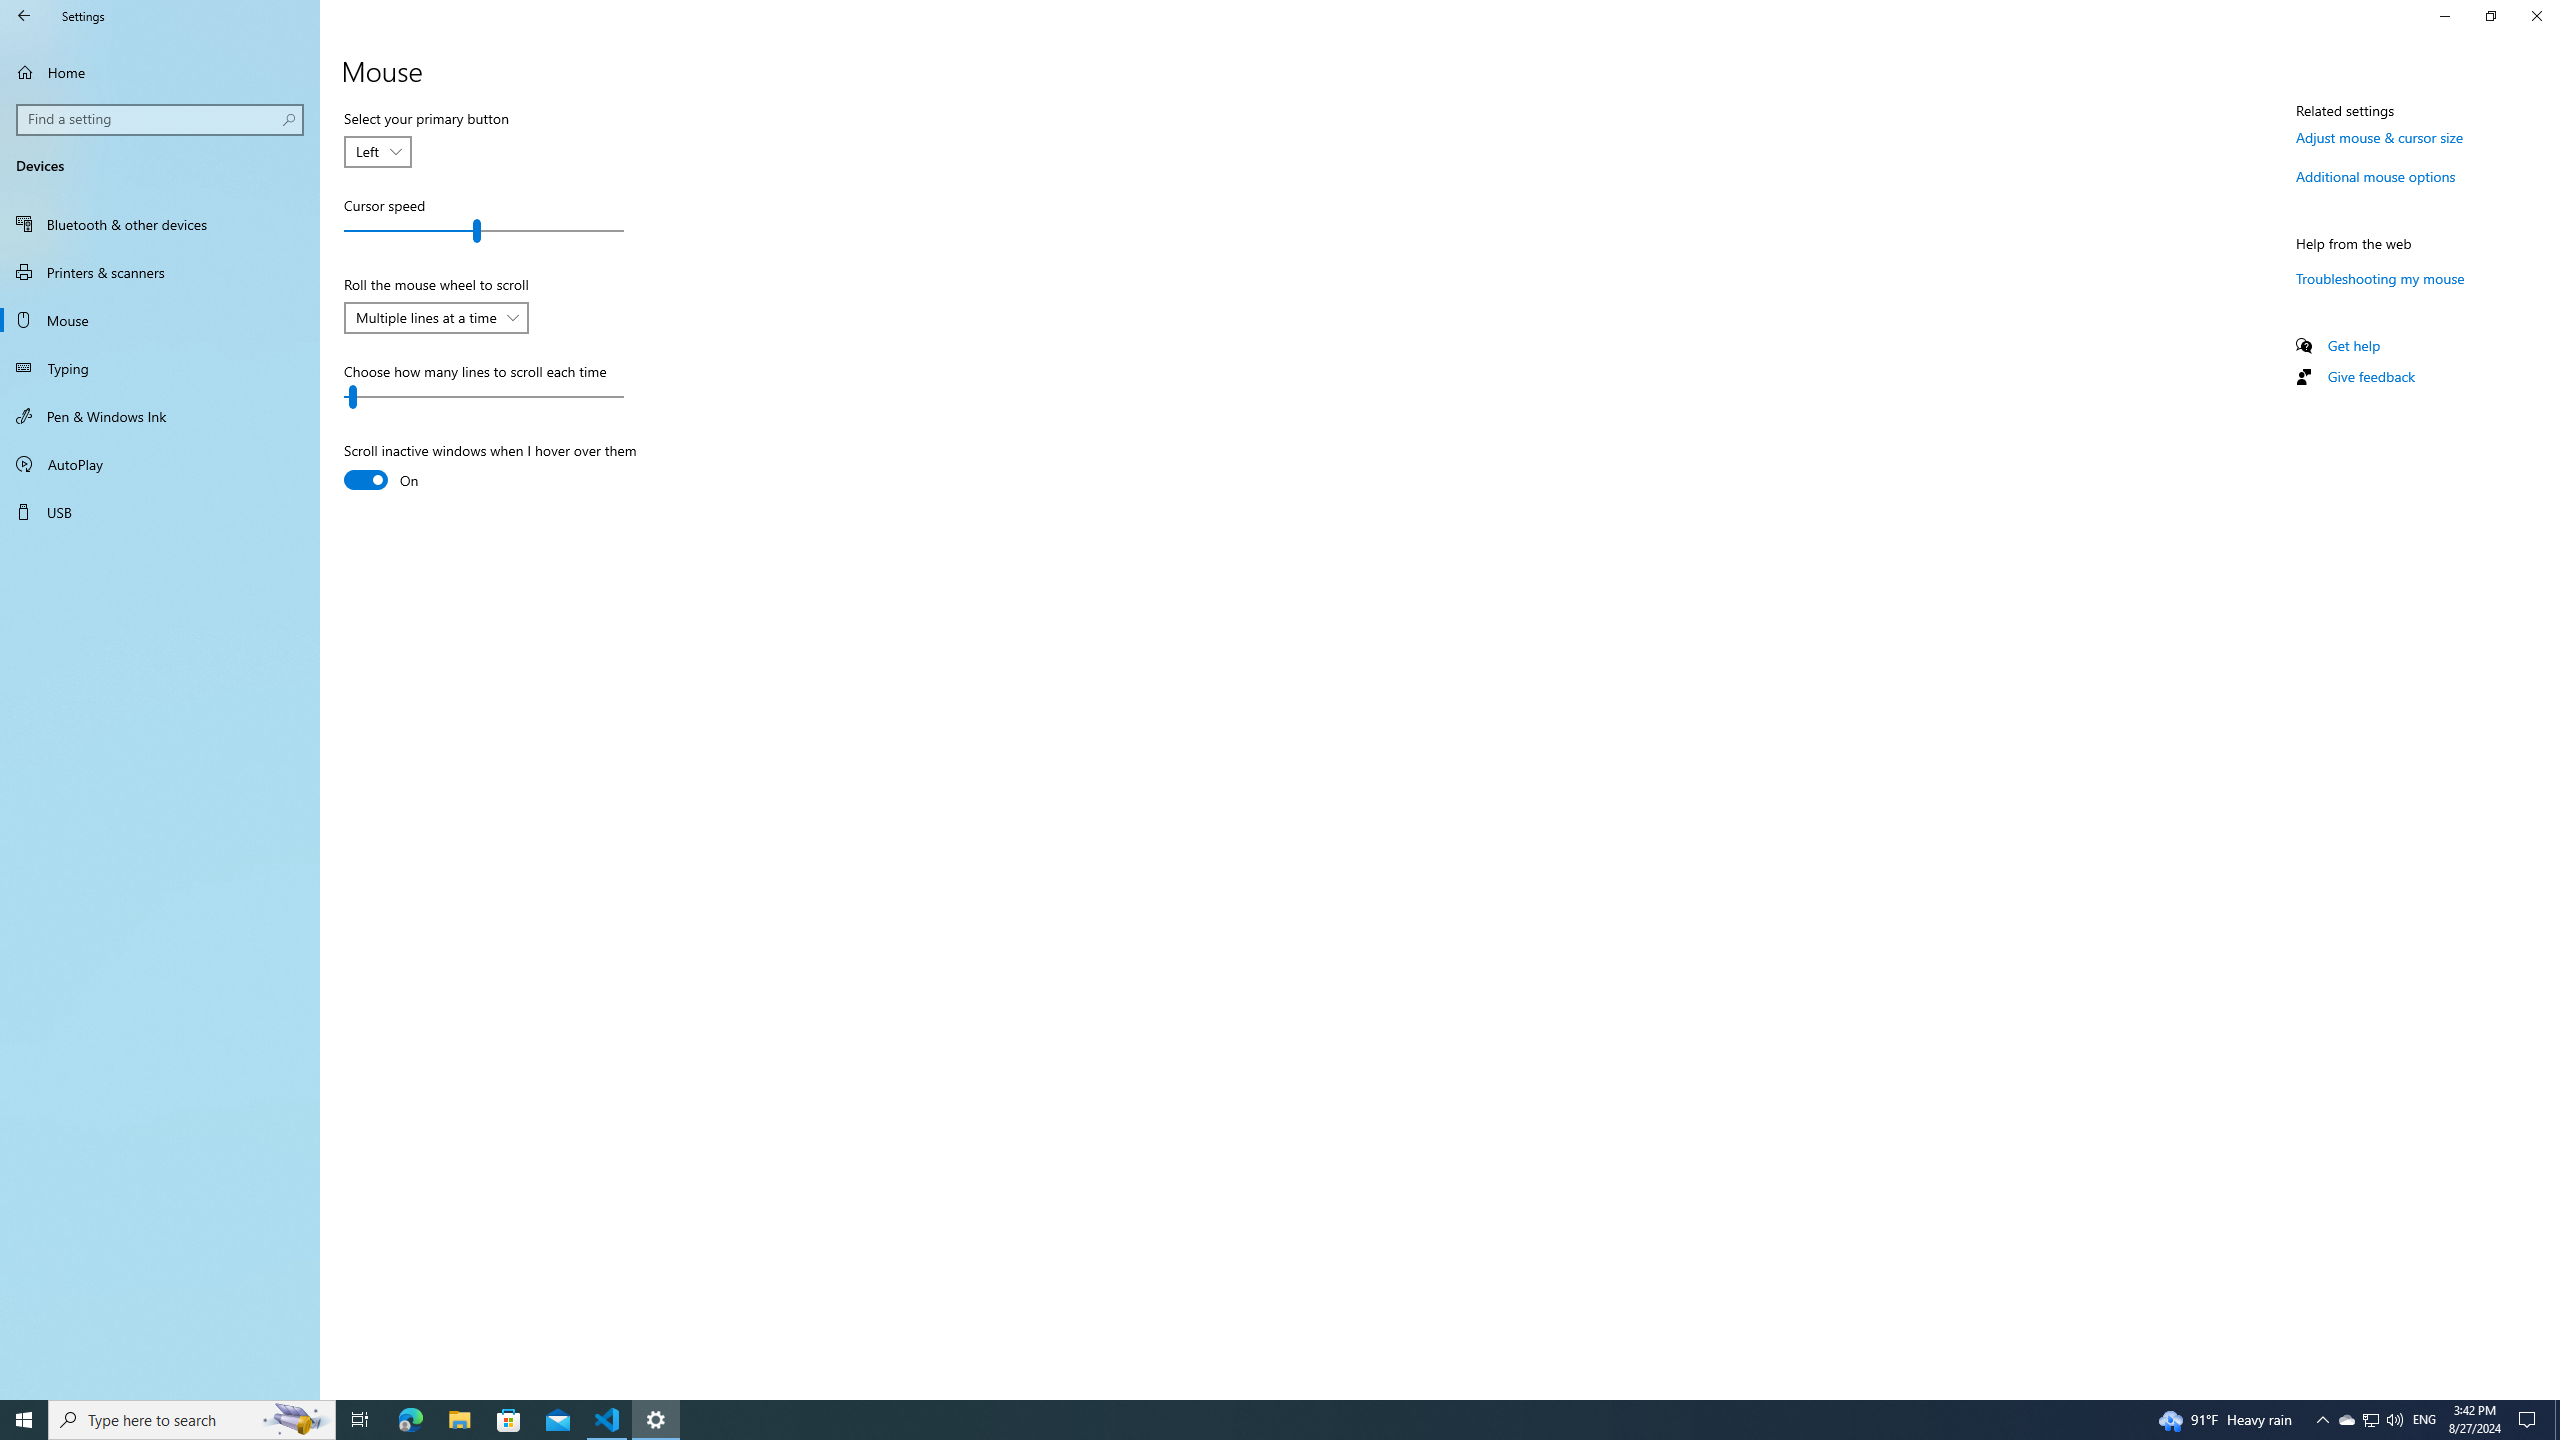  What do you see at coordinates (2369, 375) in the screenshot?
I see `'Give feedback'` at bounding box center [2369, 375].